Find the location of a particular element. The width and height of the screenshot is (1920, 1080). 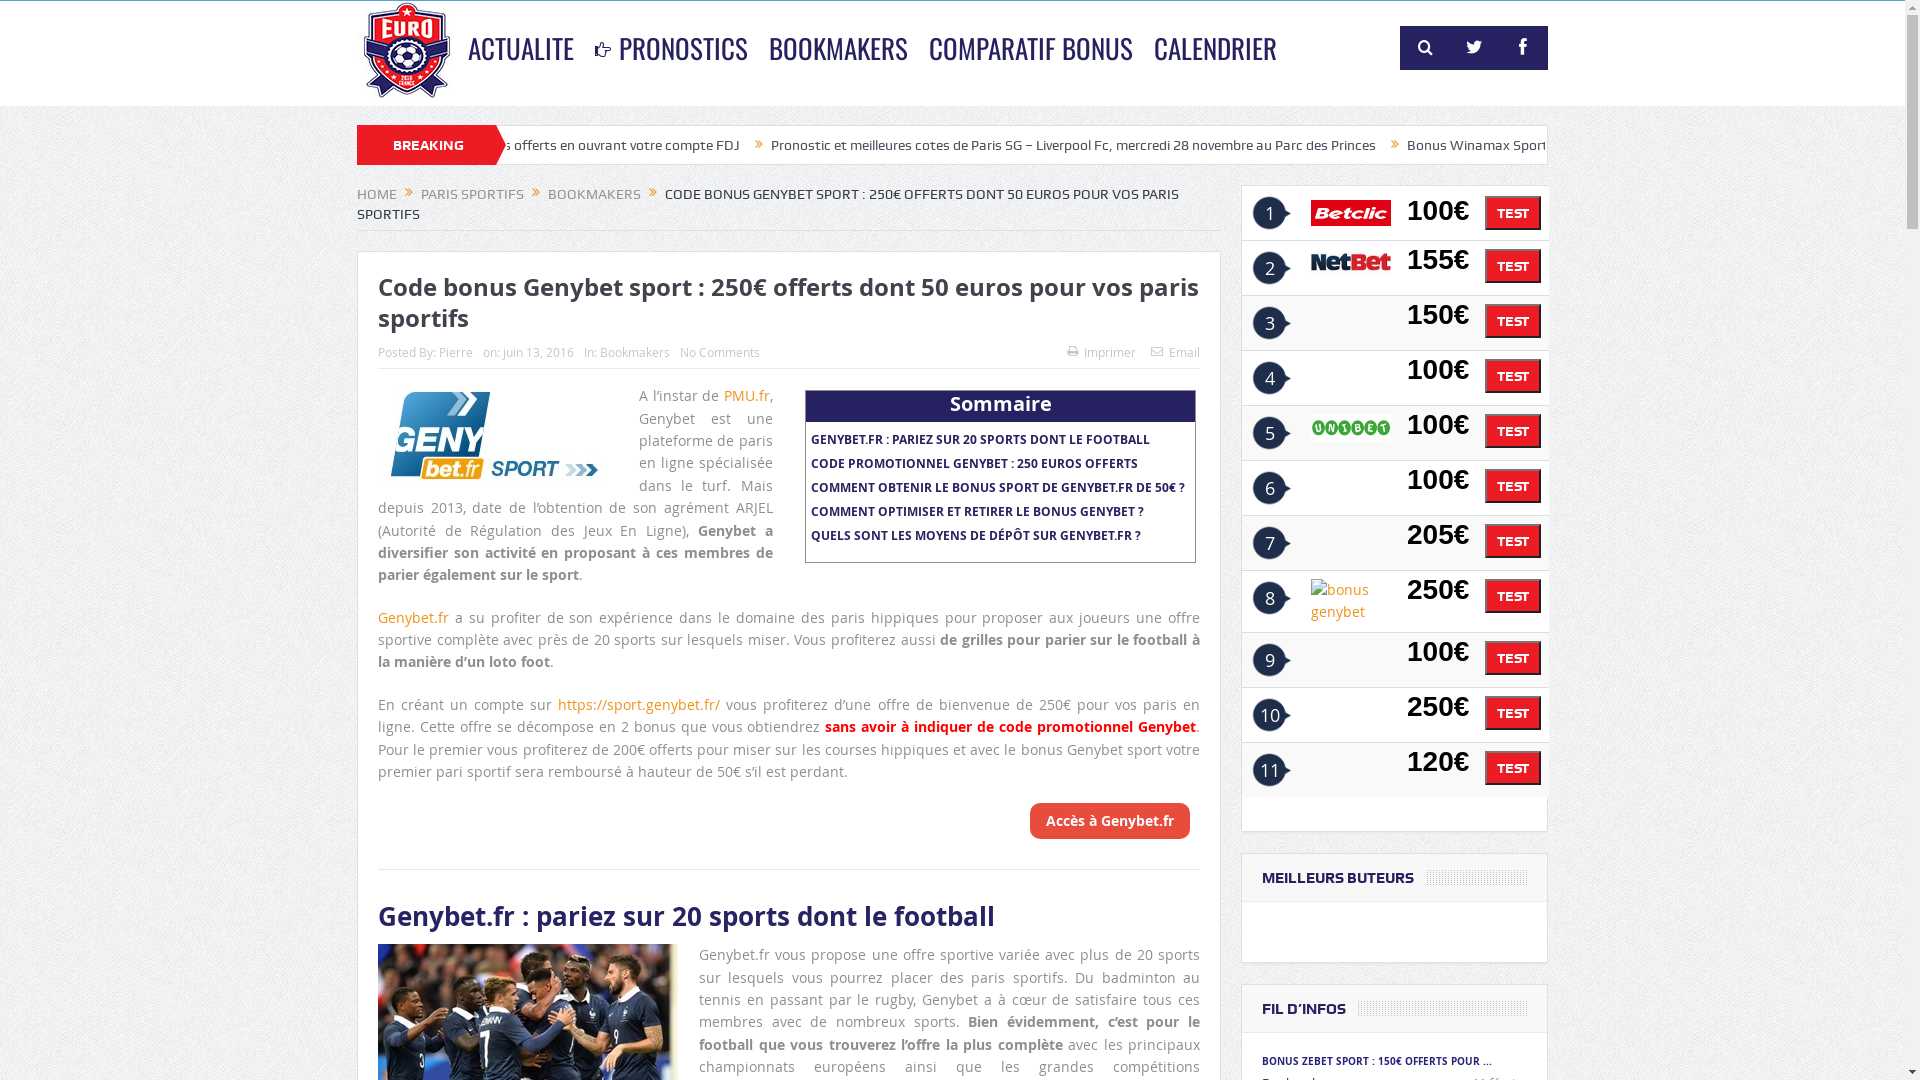

'No Comments' is located at coordinates (720, 350).